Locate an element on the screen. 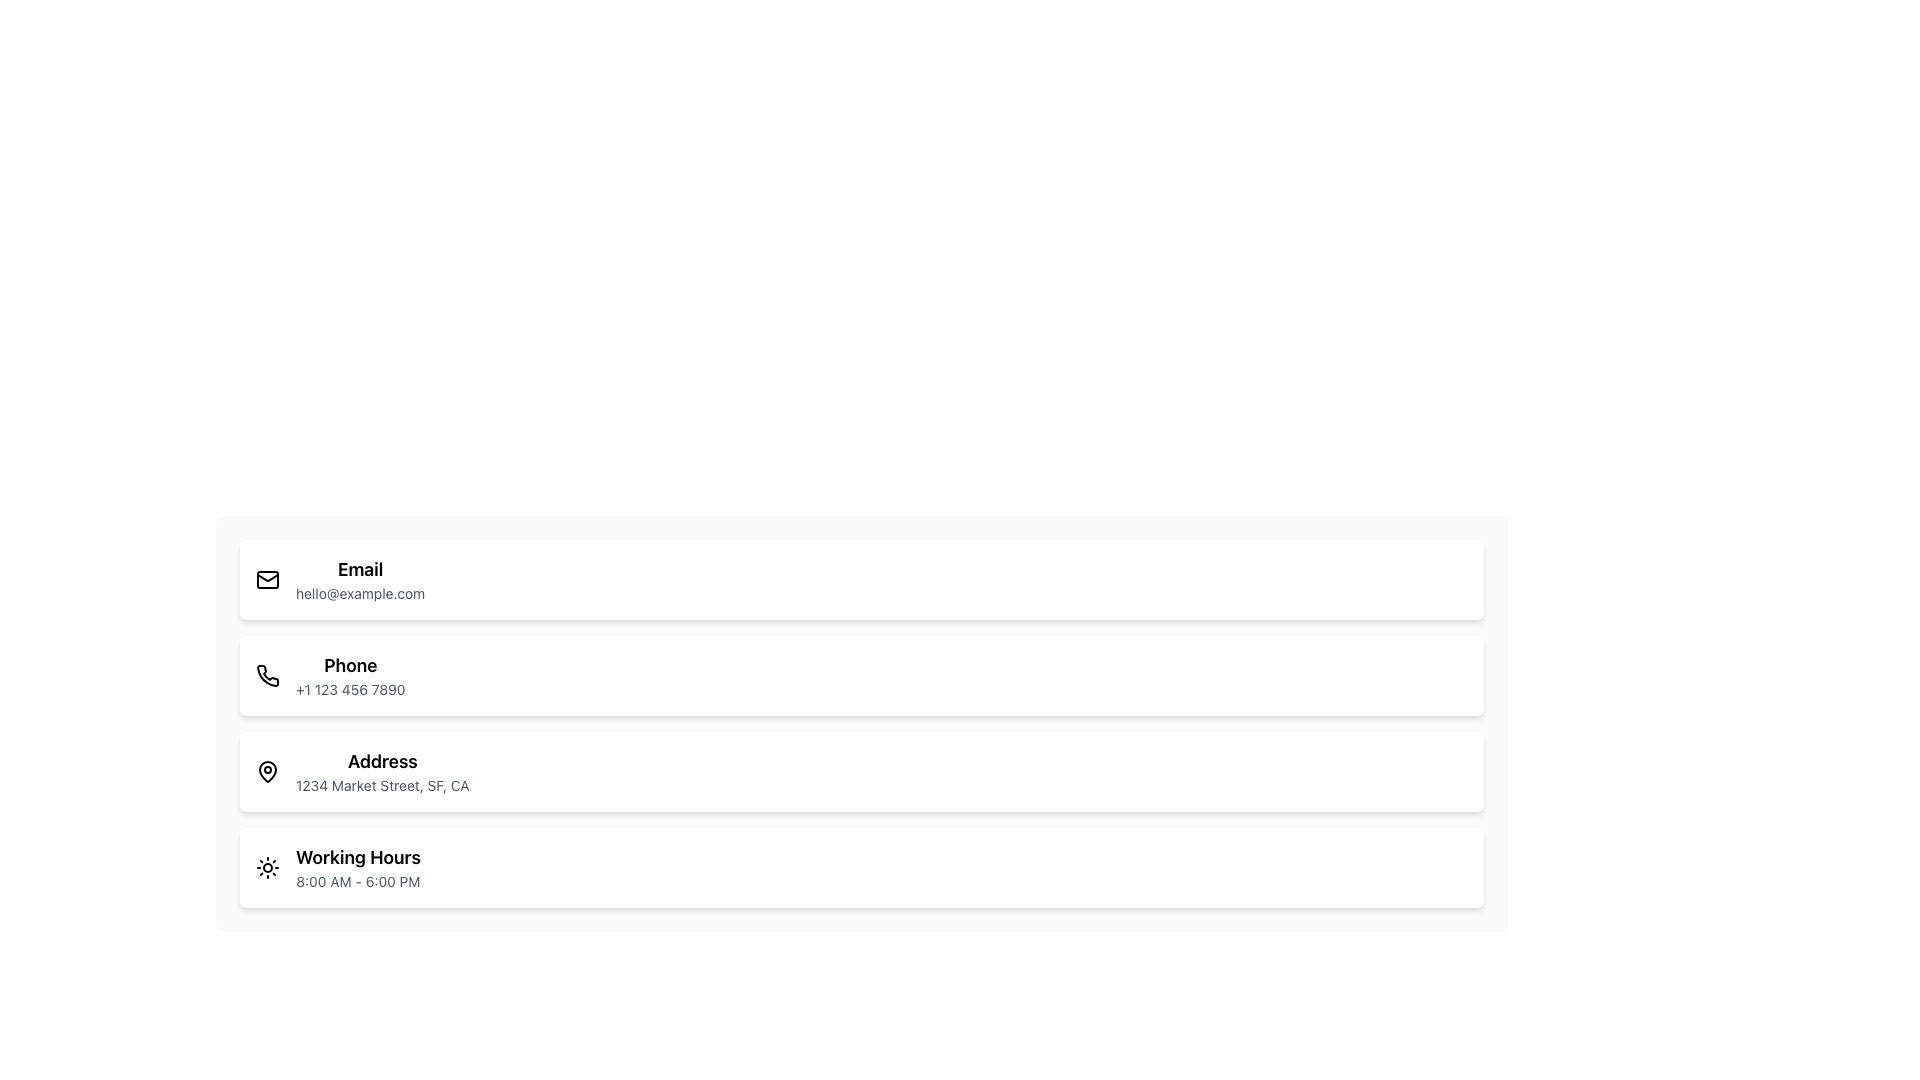 Image resolution: width=1920 pixels, height=1080 pixels. the 'Working Hours' text label, which is styled in a larger bold font and located to the right of the working hours icon, positioned at the bottom section of a vertical list of informational blocks is located at coordinates (358, 856).